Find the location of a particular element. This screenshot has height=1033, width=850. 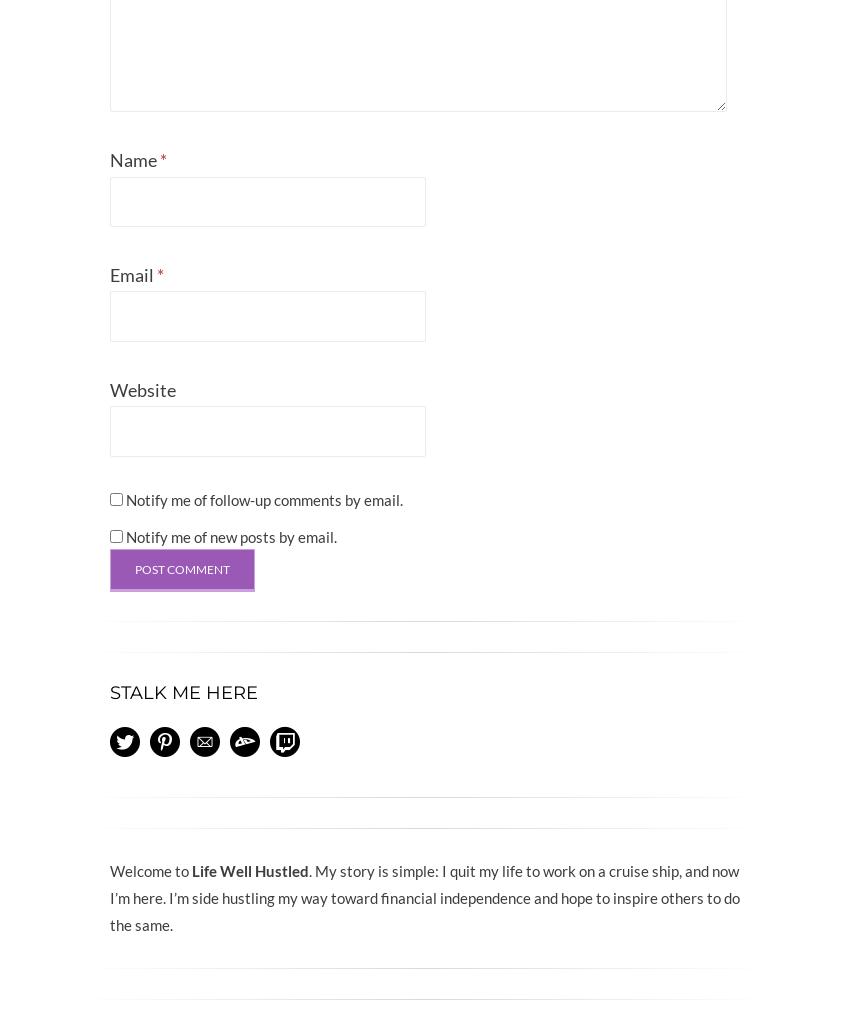

'Notify me of follow-up comments by email.' is located at coordinates (124, 499).